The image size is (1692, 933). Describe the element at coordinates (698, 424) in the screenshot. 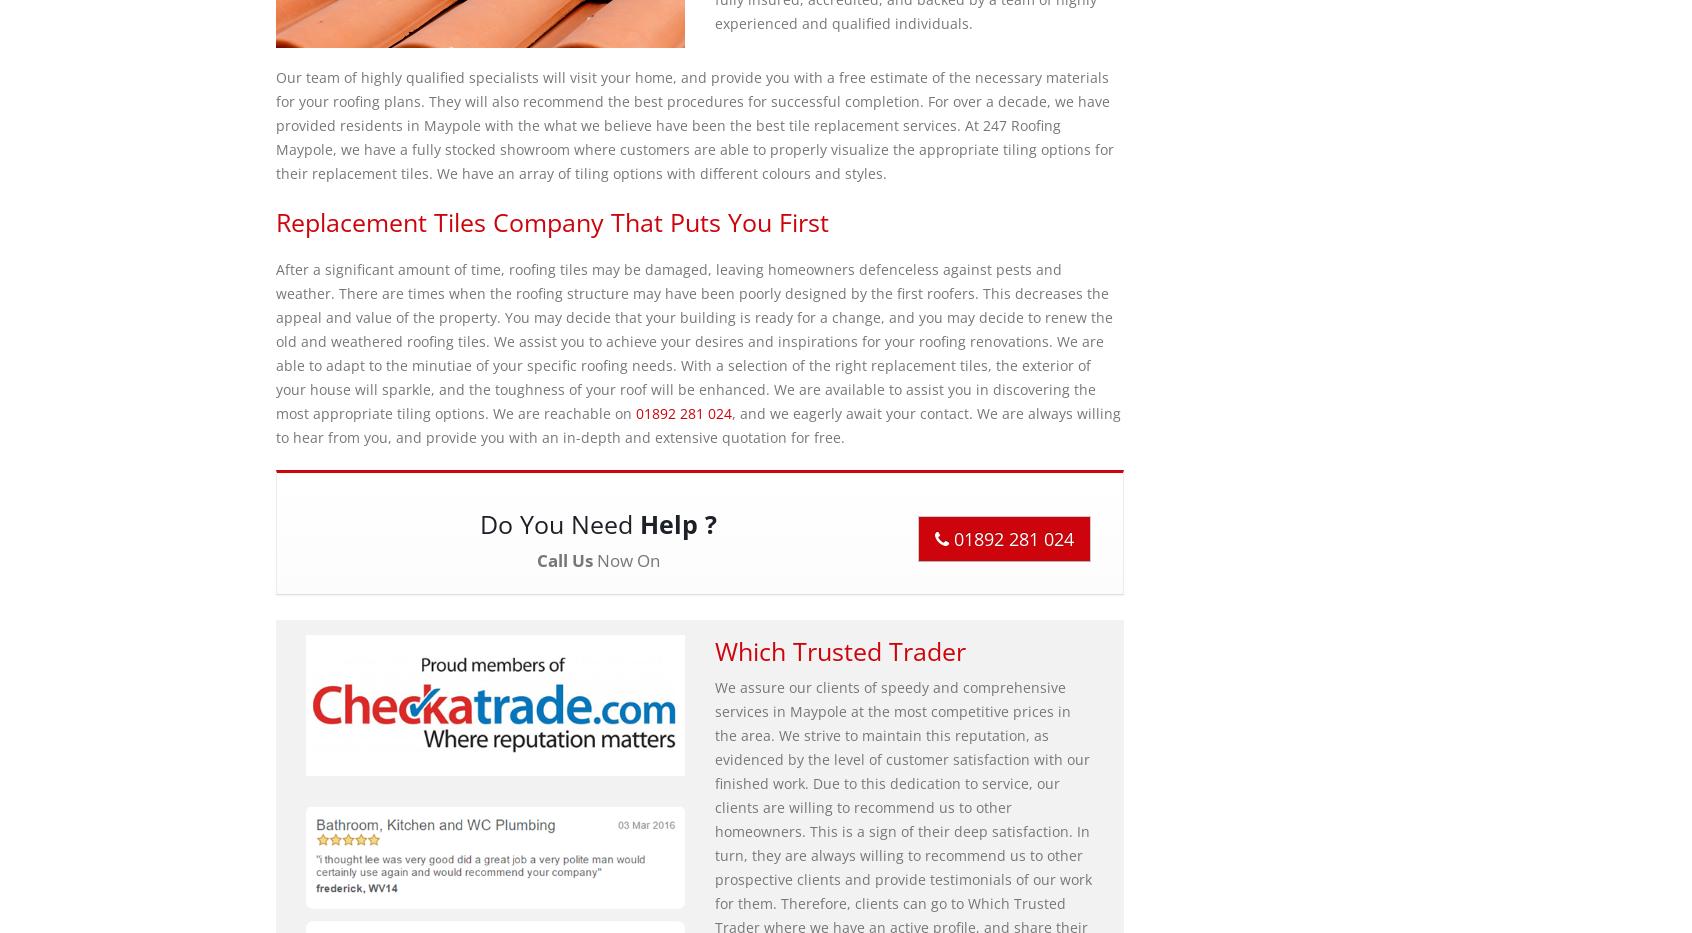

I see `', and we eagerly await your contact. We are always willing to hear from you, and provide you with an in-depth and extensive quotation for free.'` at that location.